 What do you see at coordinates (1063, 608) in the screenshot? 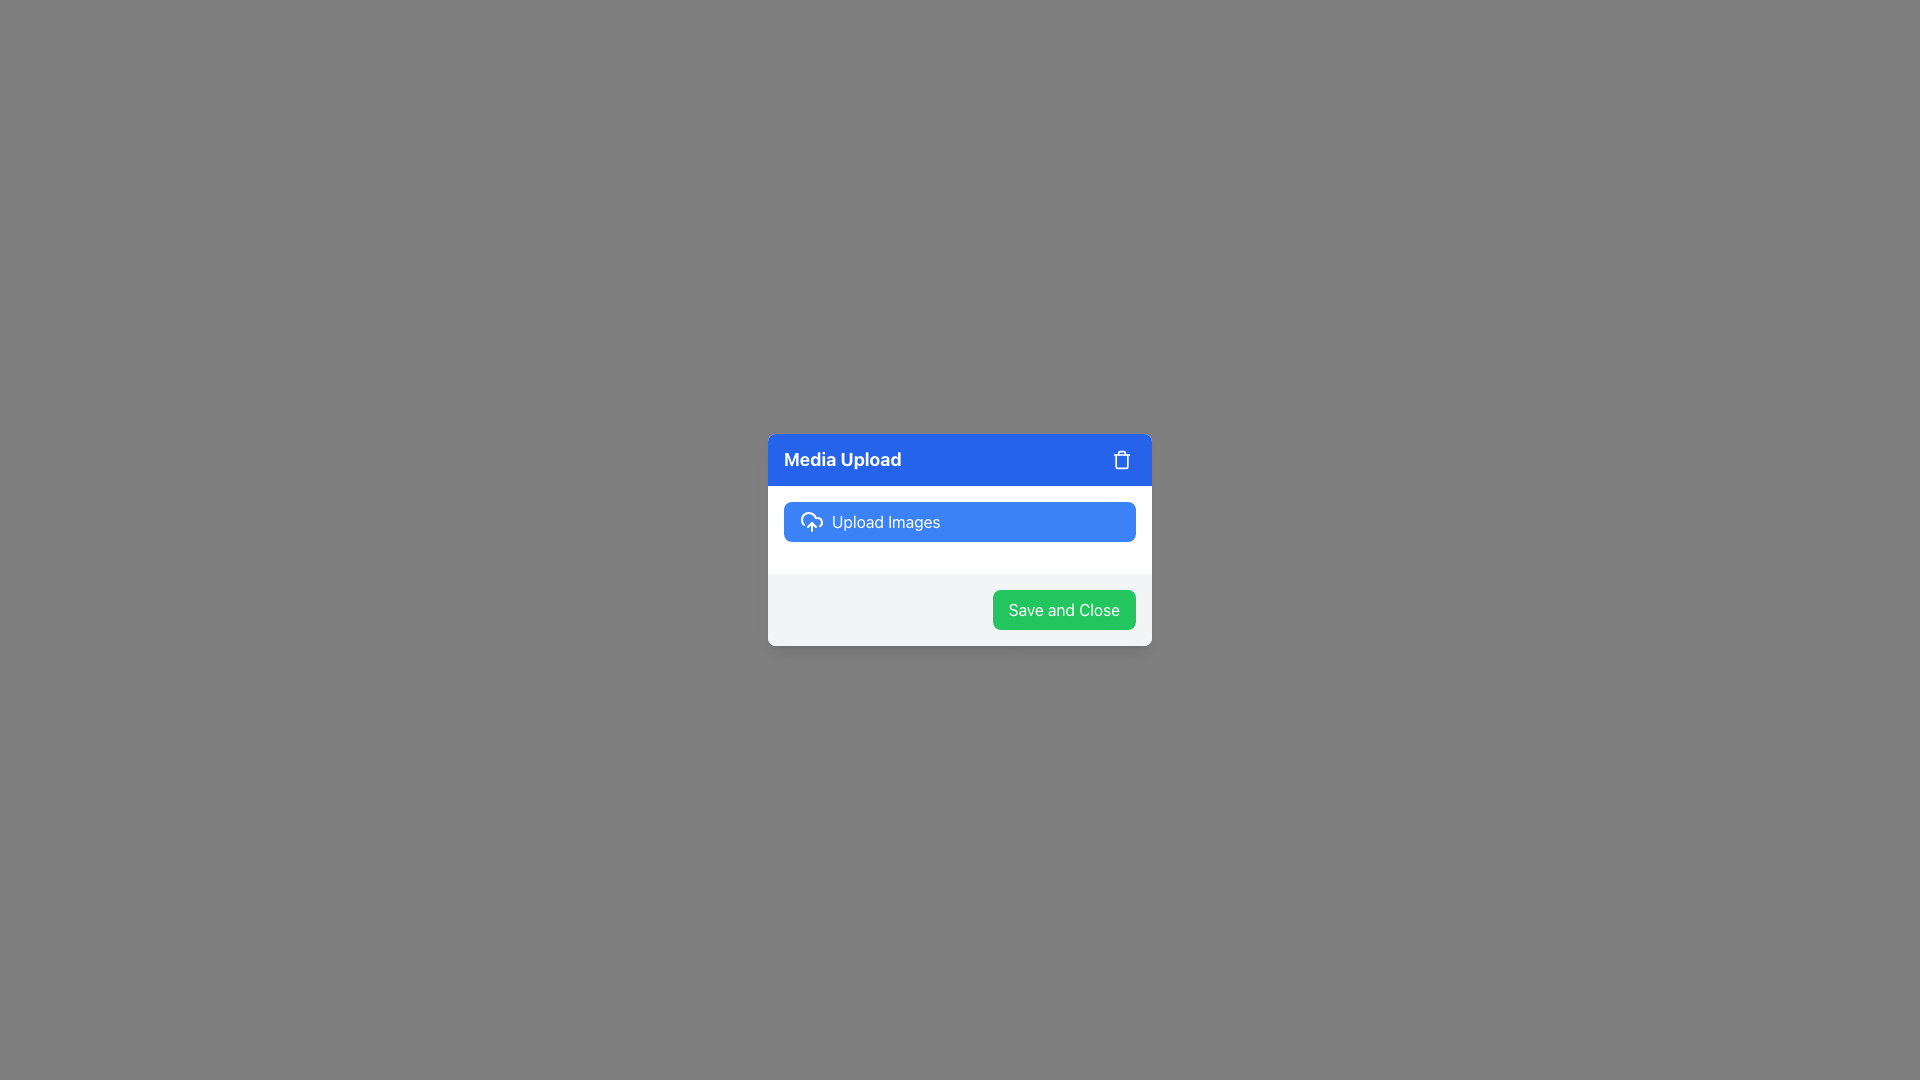
I see `the confirm button located at the bottom right corner of the 'Media Upload' interface` at bounding box center [1063, 608].